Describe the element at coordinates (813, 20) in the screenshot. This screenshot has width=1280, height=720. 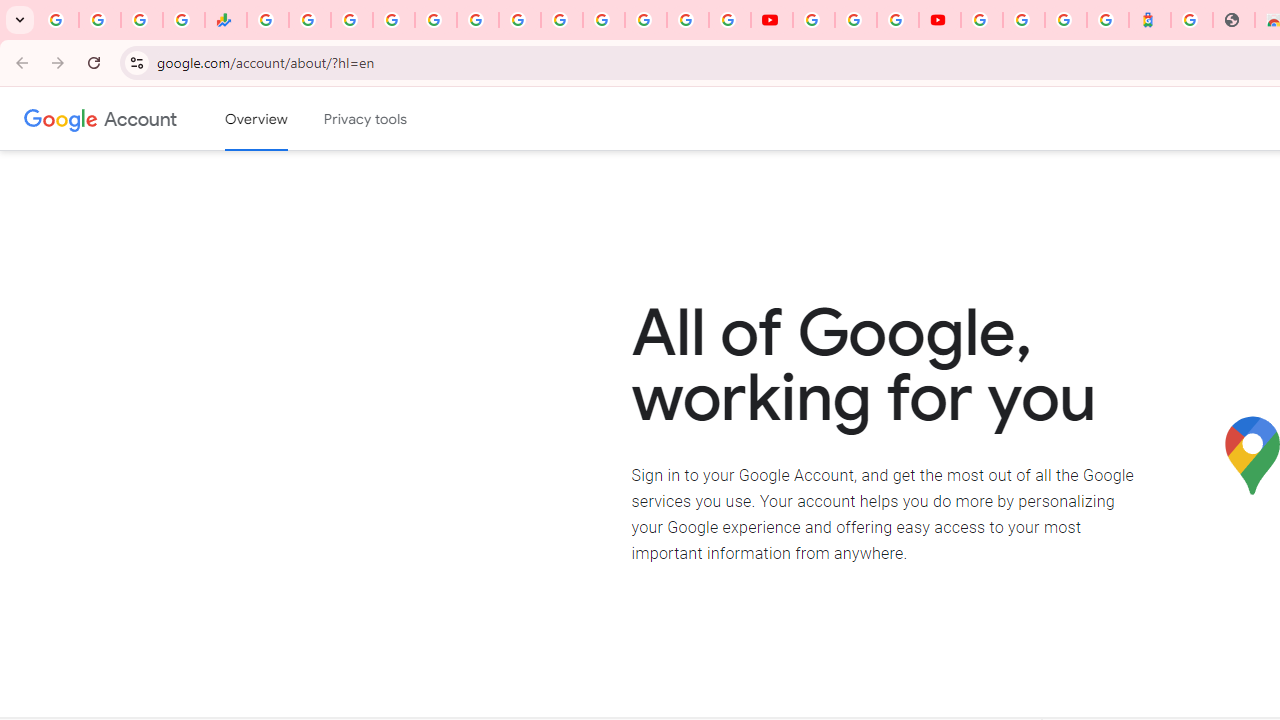
I see `'YouTube'` at that location.